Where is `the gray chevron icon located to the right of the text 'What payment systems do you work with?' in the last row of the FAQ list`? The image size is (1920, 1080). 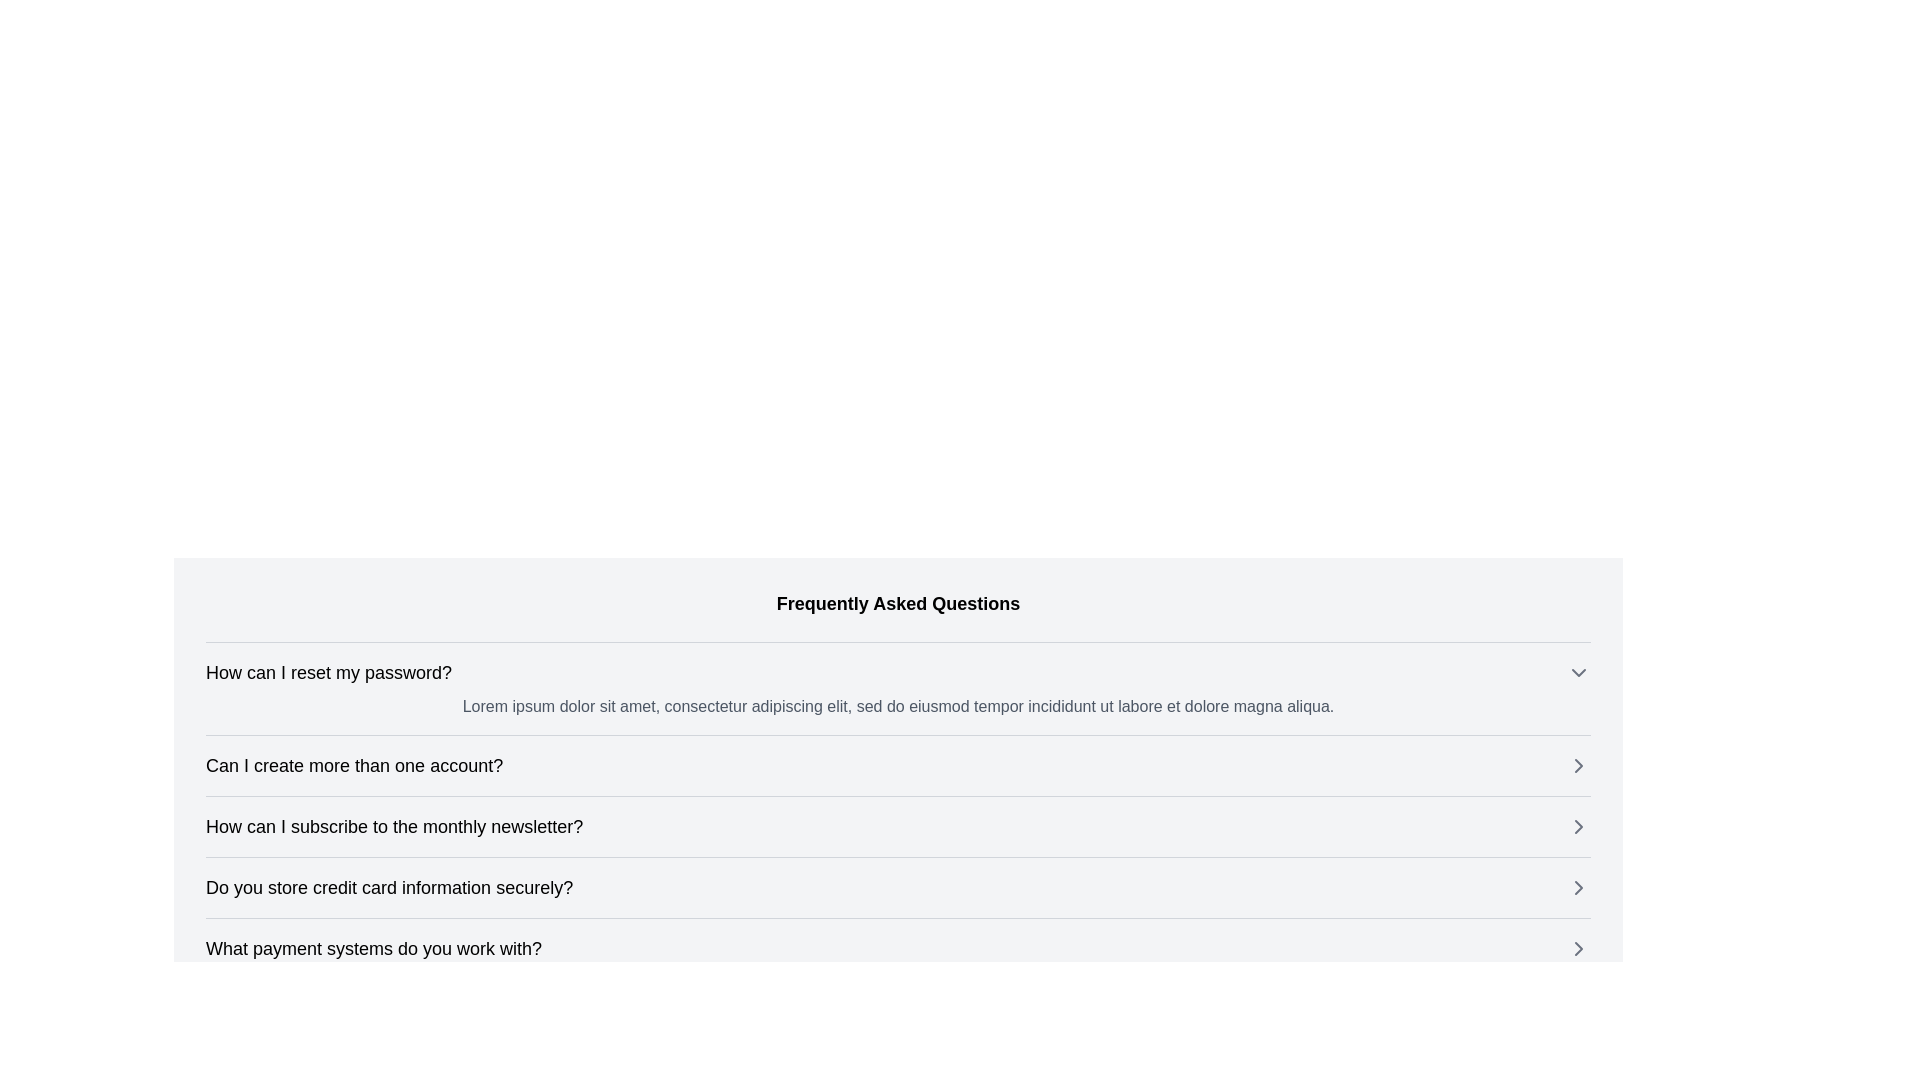 the gray chevron icon located to the right of the text 'What payment systems do you work with?' in the last row of the FAQ list is located at coordinates (1578, 947).